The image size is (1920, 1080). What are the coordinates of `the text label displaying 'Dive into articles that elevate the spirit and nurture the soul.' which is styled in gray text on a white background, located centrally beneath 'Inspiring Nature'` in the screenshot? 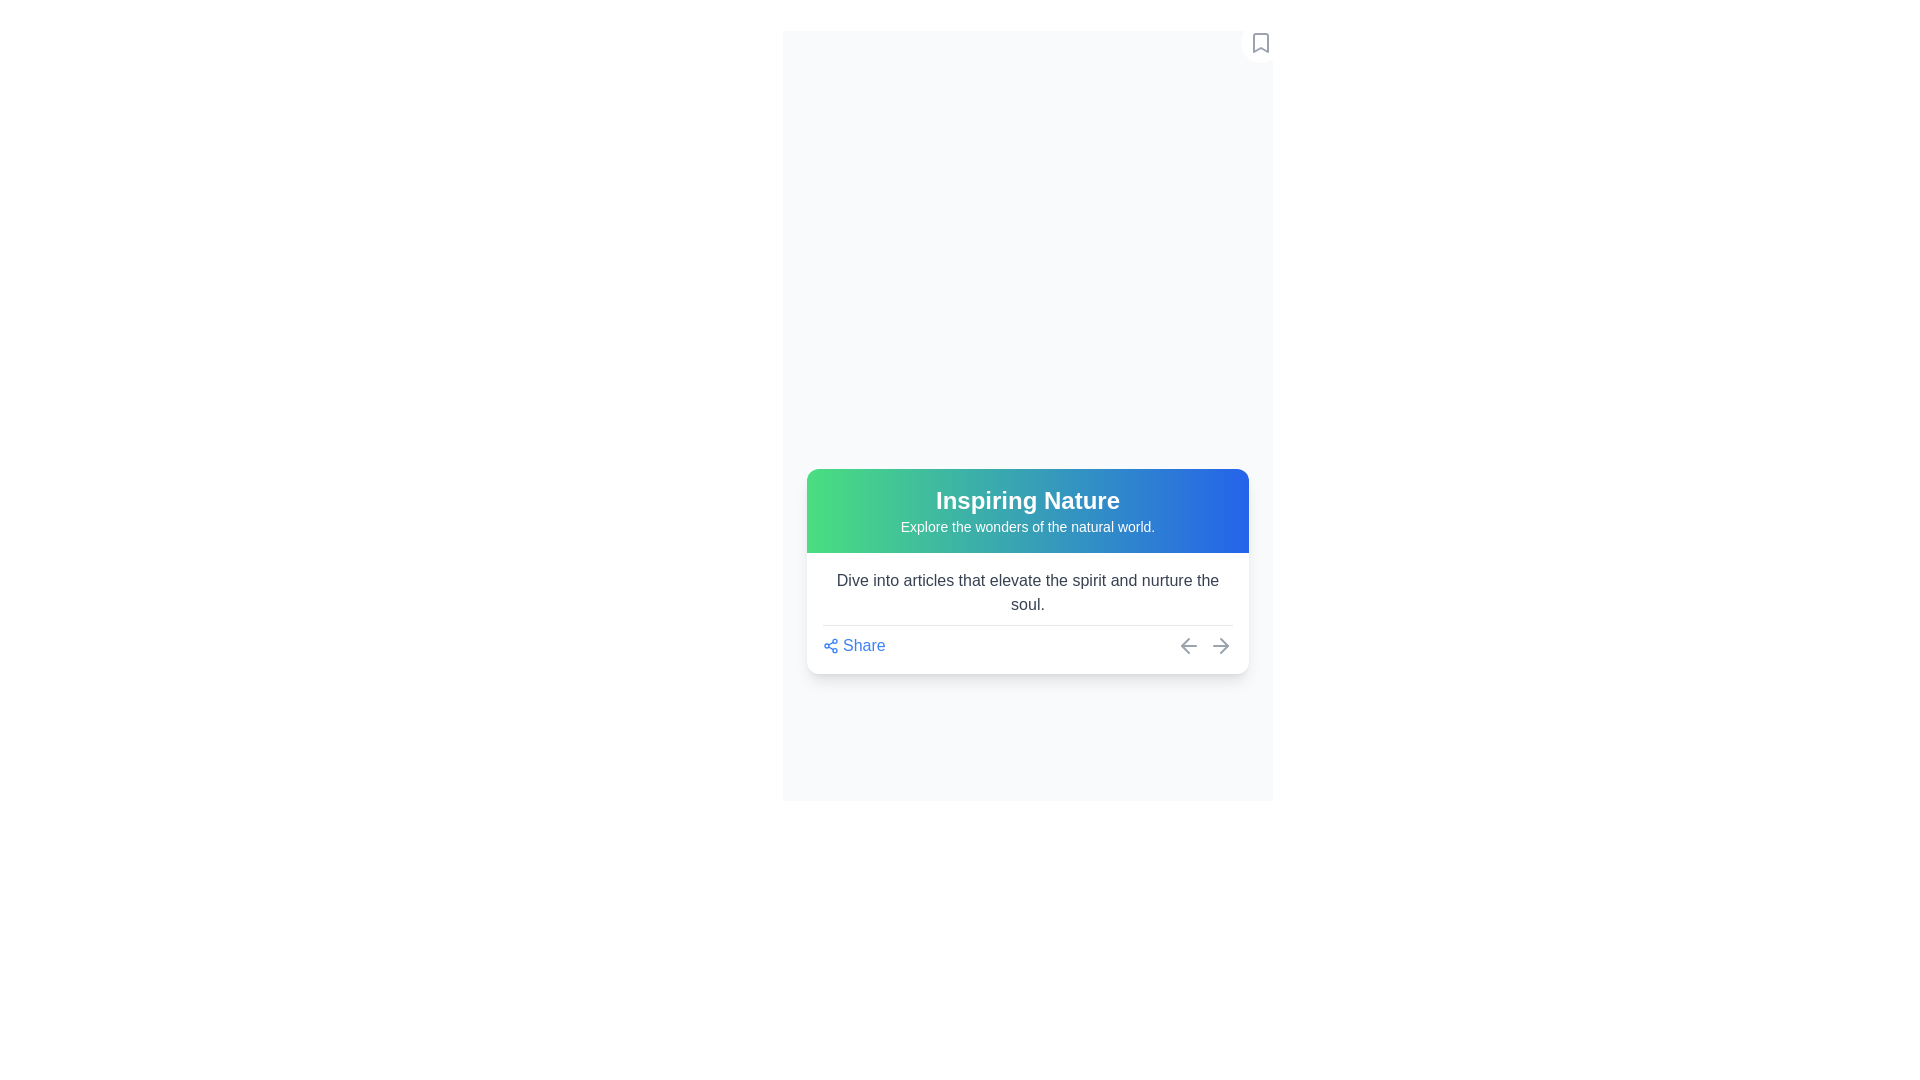 It's located at (1027, 590).